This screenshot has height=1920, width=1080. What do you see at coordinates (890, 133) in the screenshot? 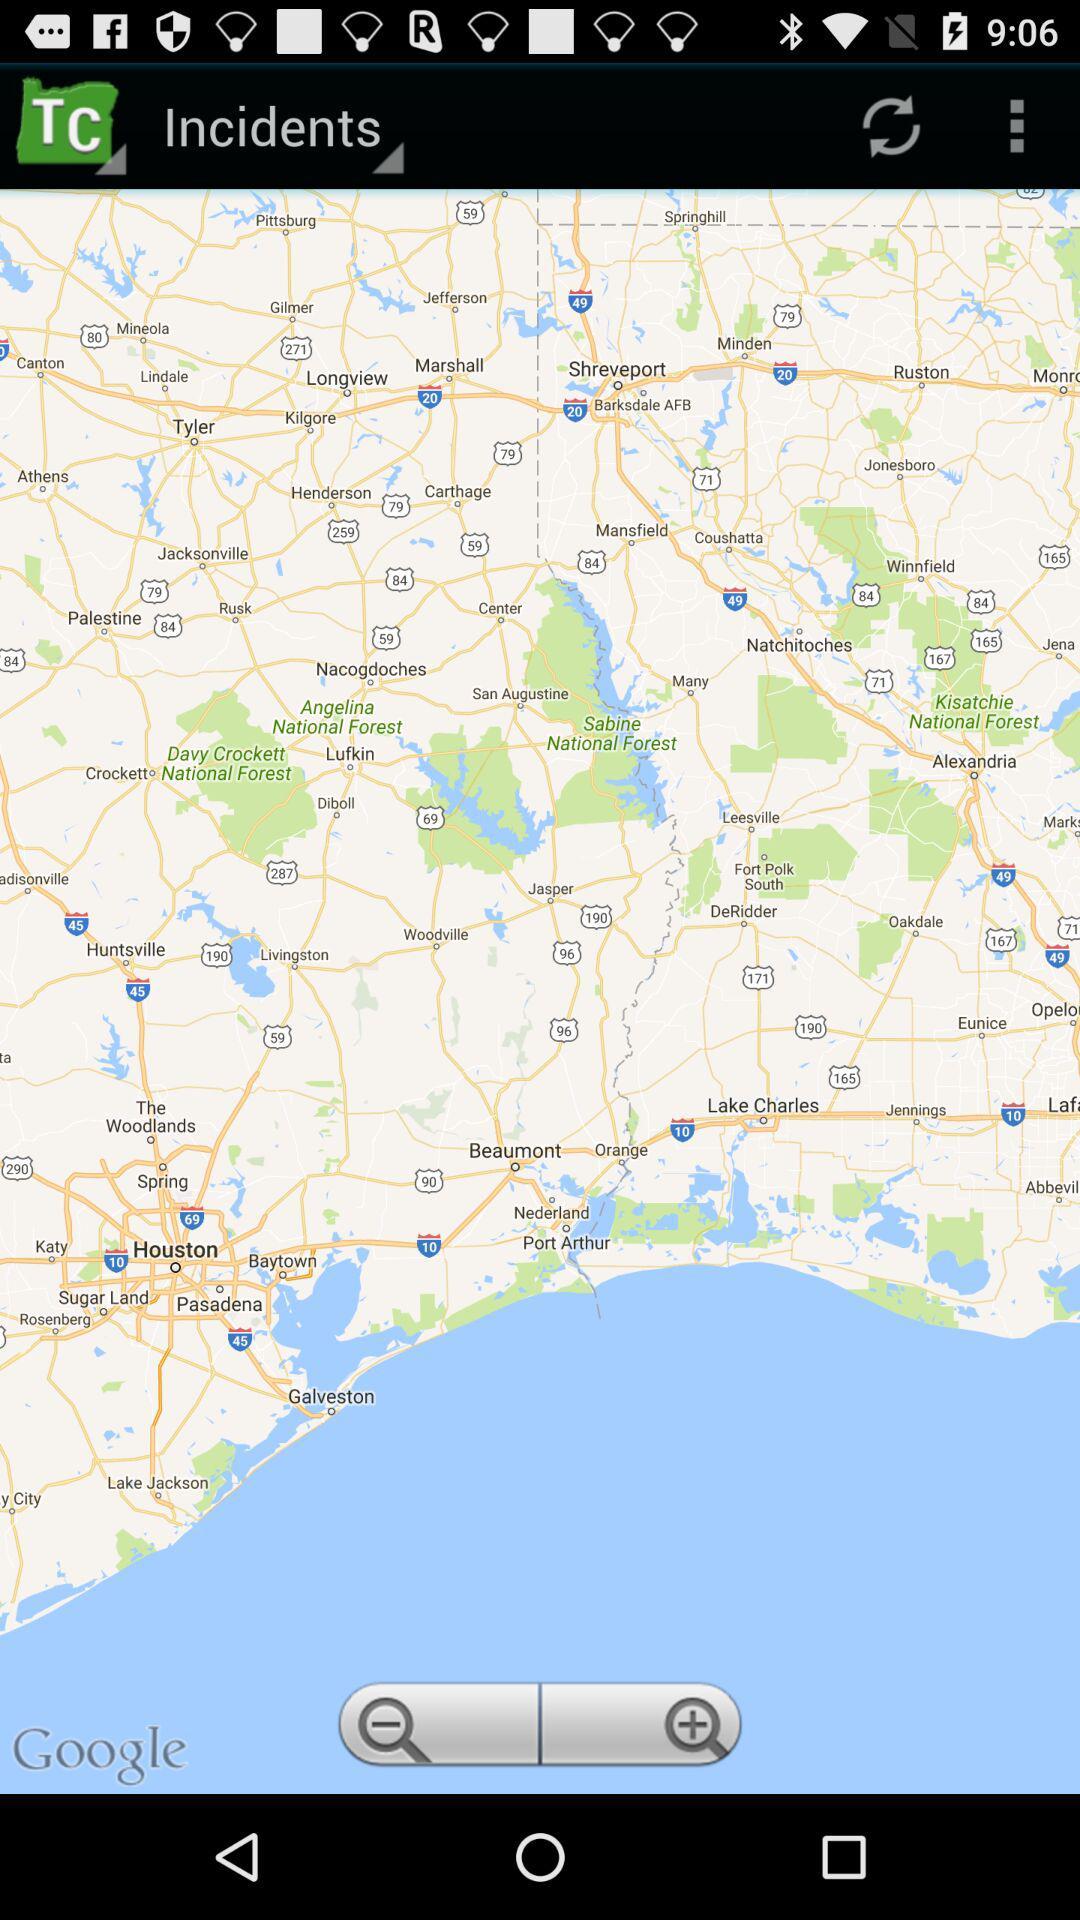
I see `the refresh icon` at bounding box center [890, 133].